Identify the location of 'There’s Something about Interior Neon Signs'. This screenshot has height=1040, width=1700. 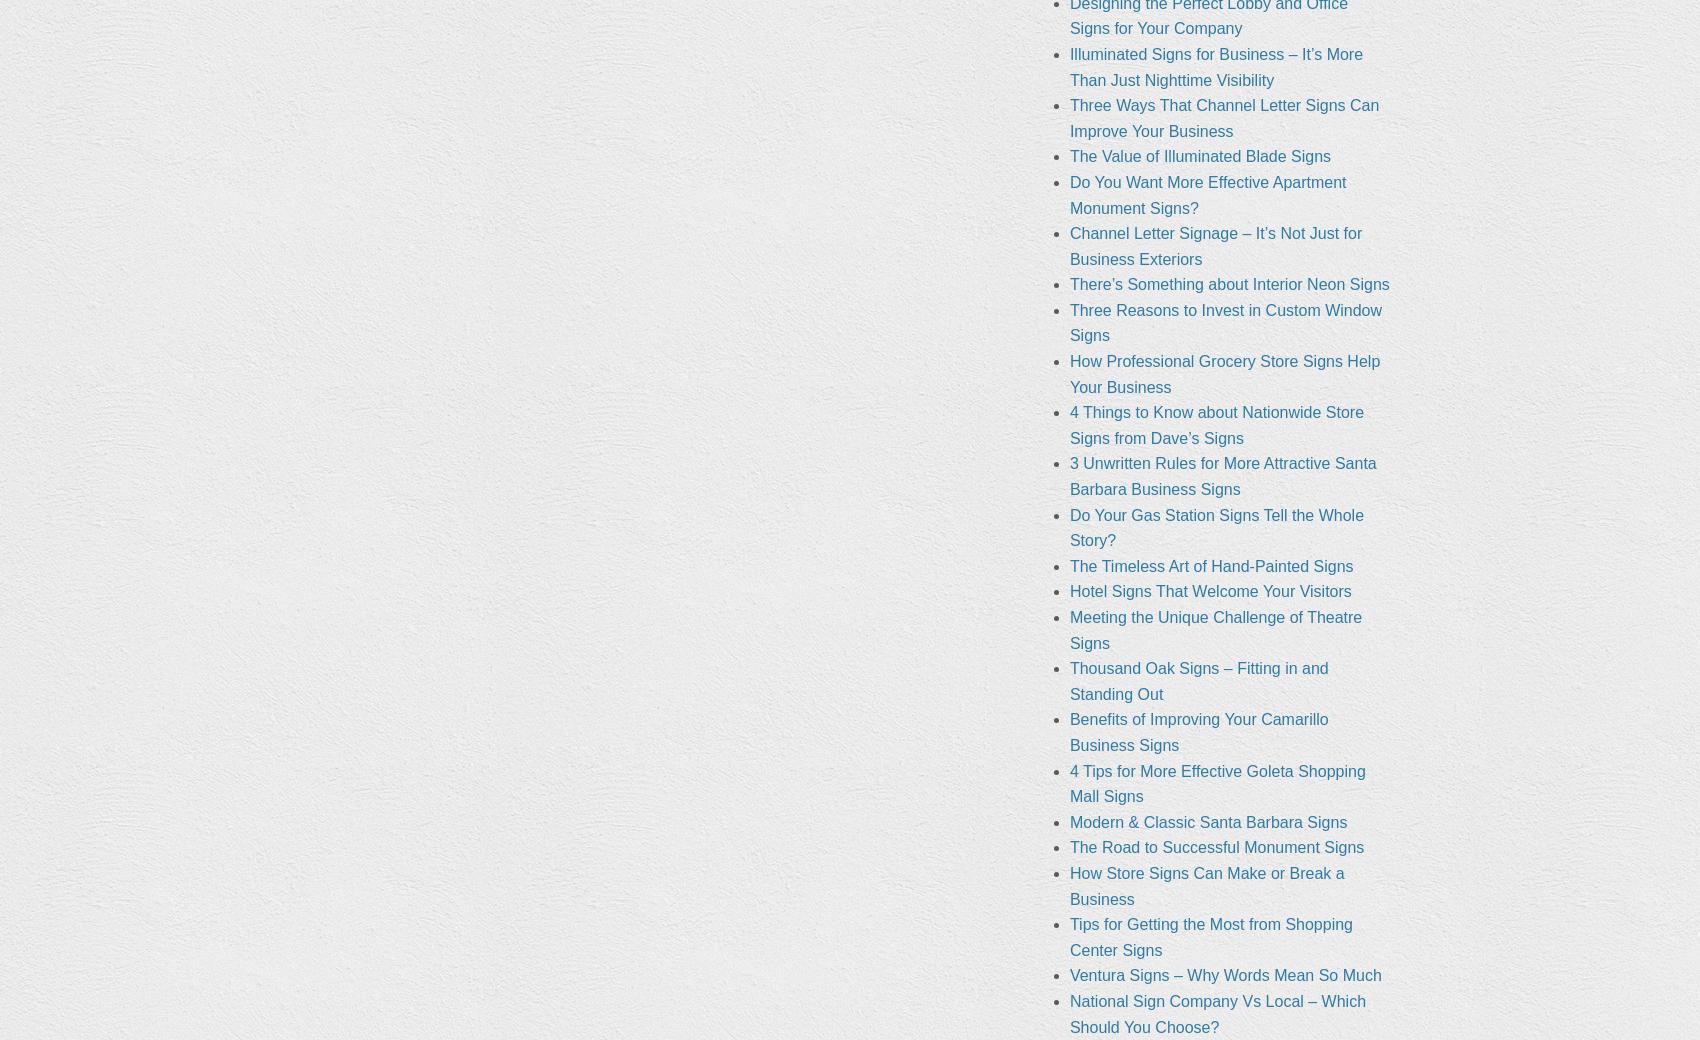
(1068, 283).